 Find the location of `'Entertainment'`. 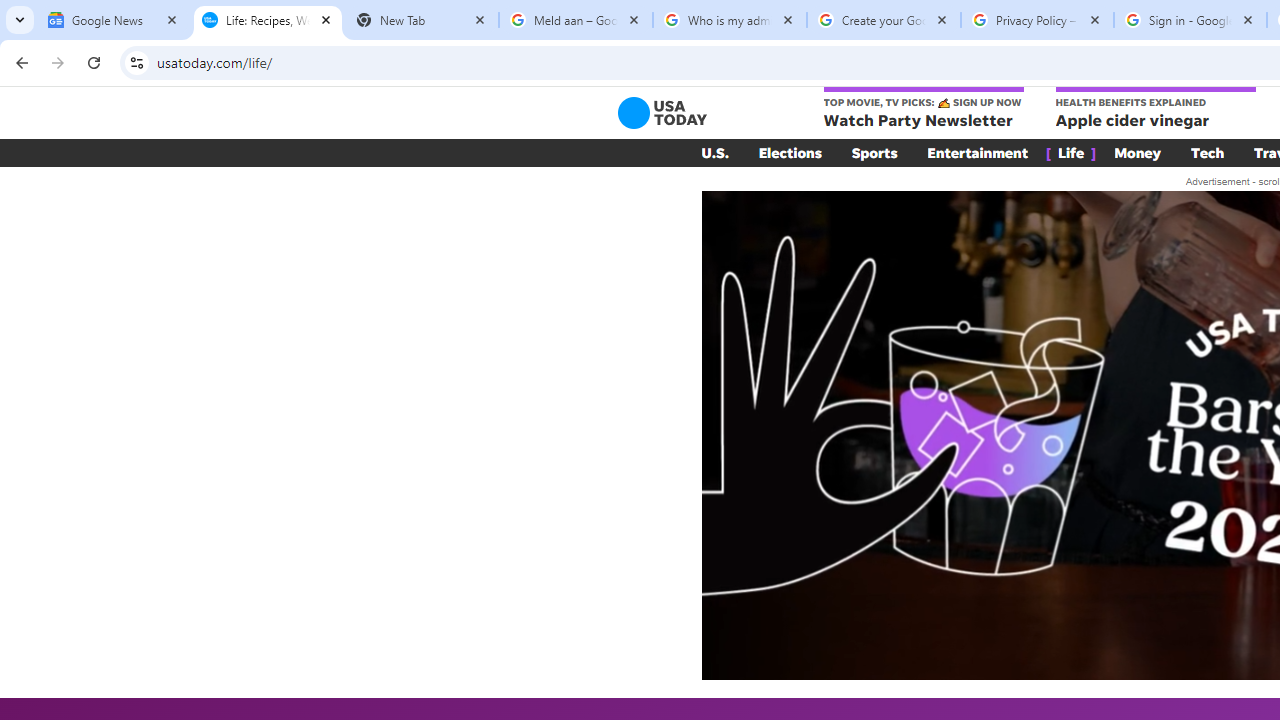

'Entertainment' is located at coordinates (977, 152).